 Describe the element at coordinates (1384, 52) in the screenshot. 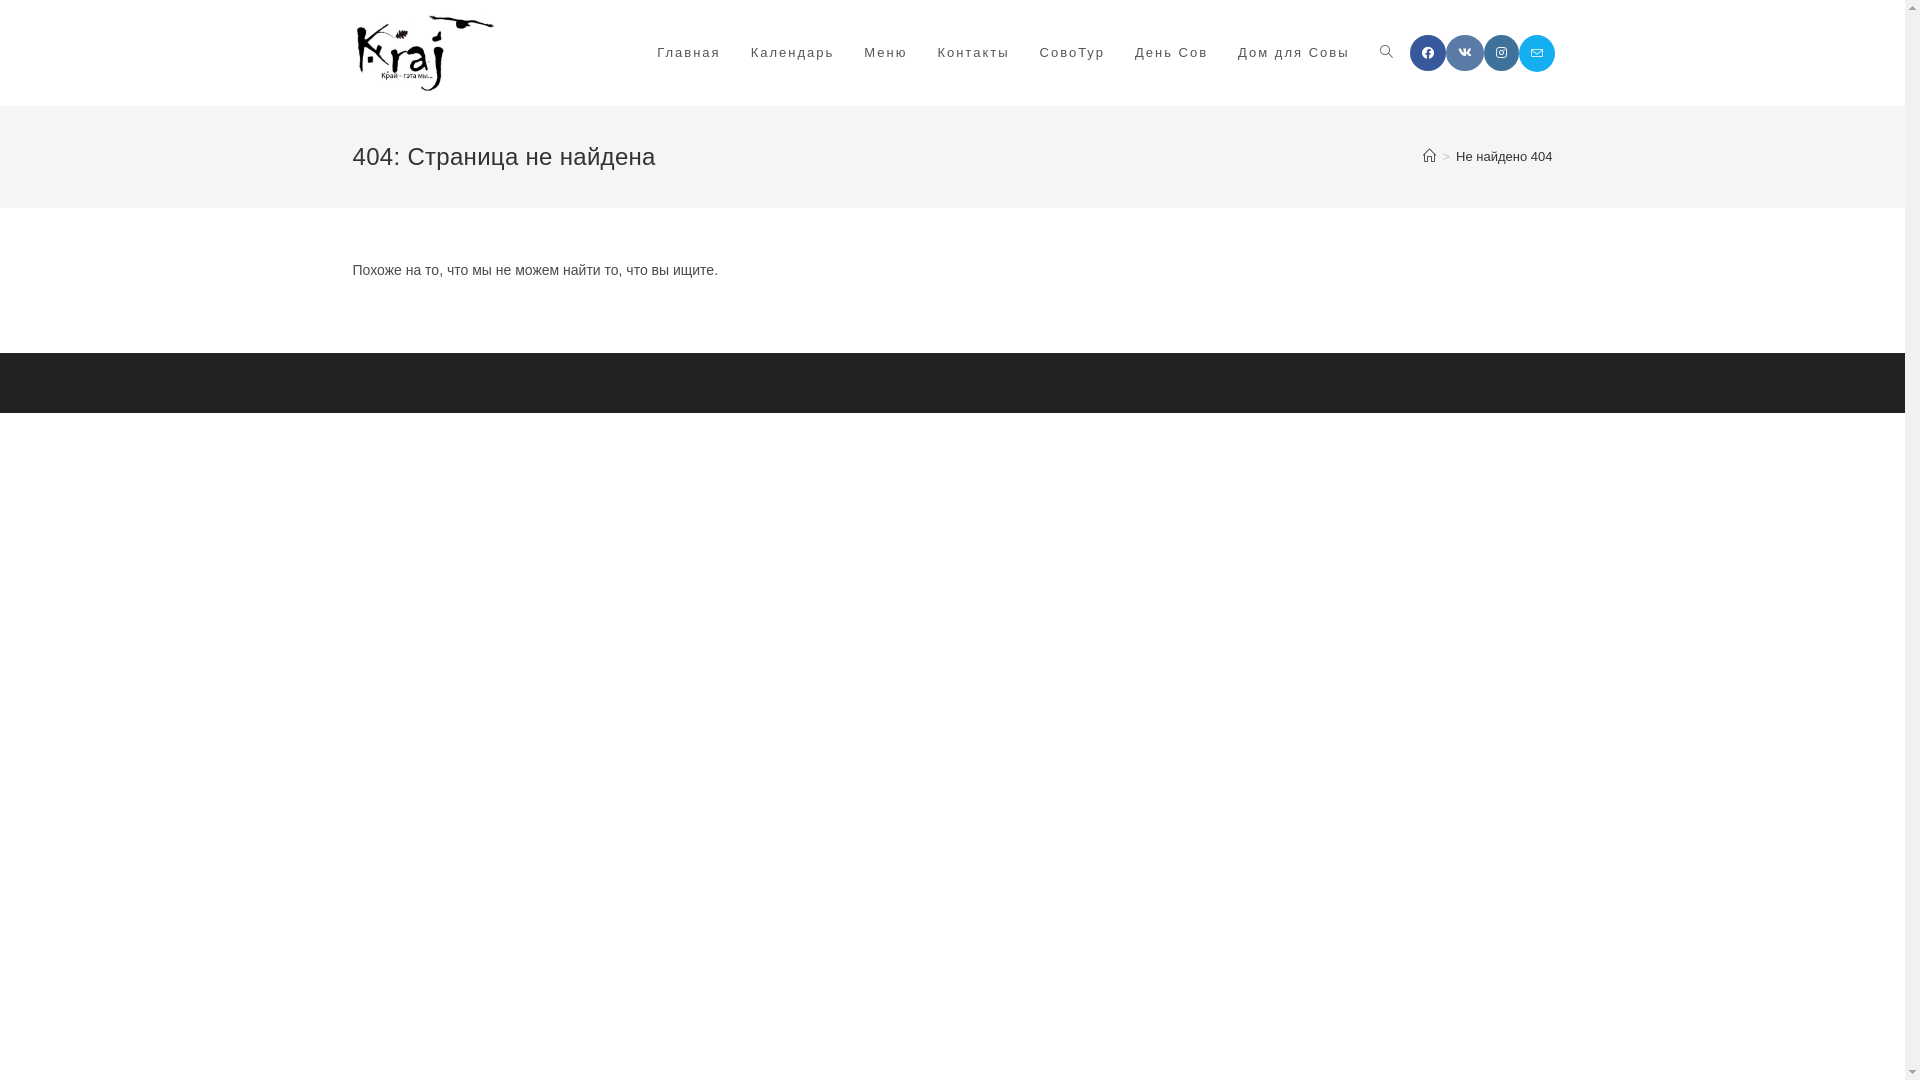

I see `'Toggle website search'` at that location.